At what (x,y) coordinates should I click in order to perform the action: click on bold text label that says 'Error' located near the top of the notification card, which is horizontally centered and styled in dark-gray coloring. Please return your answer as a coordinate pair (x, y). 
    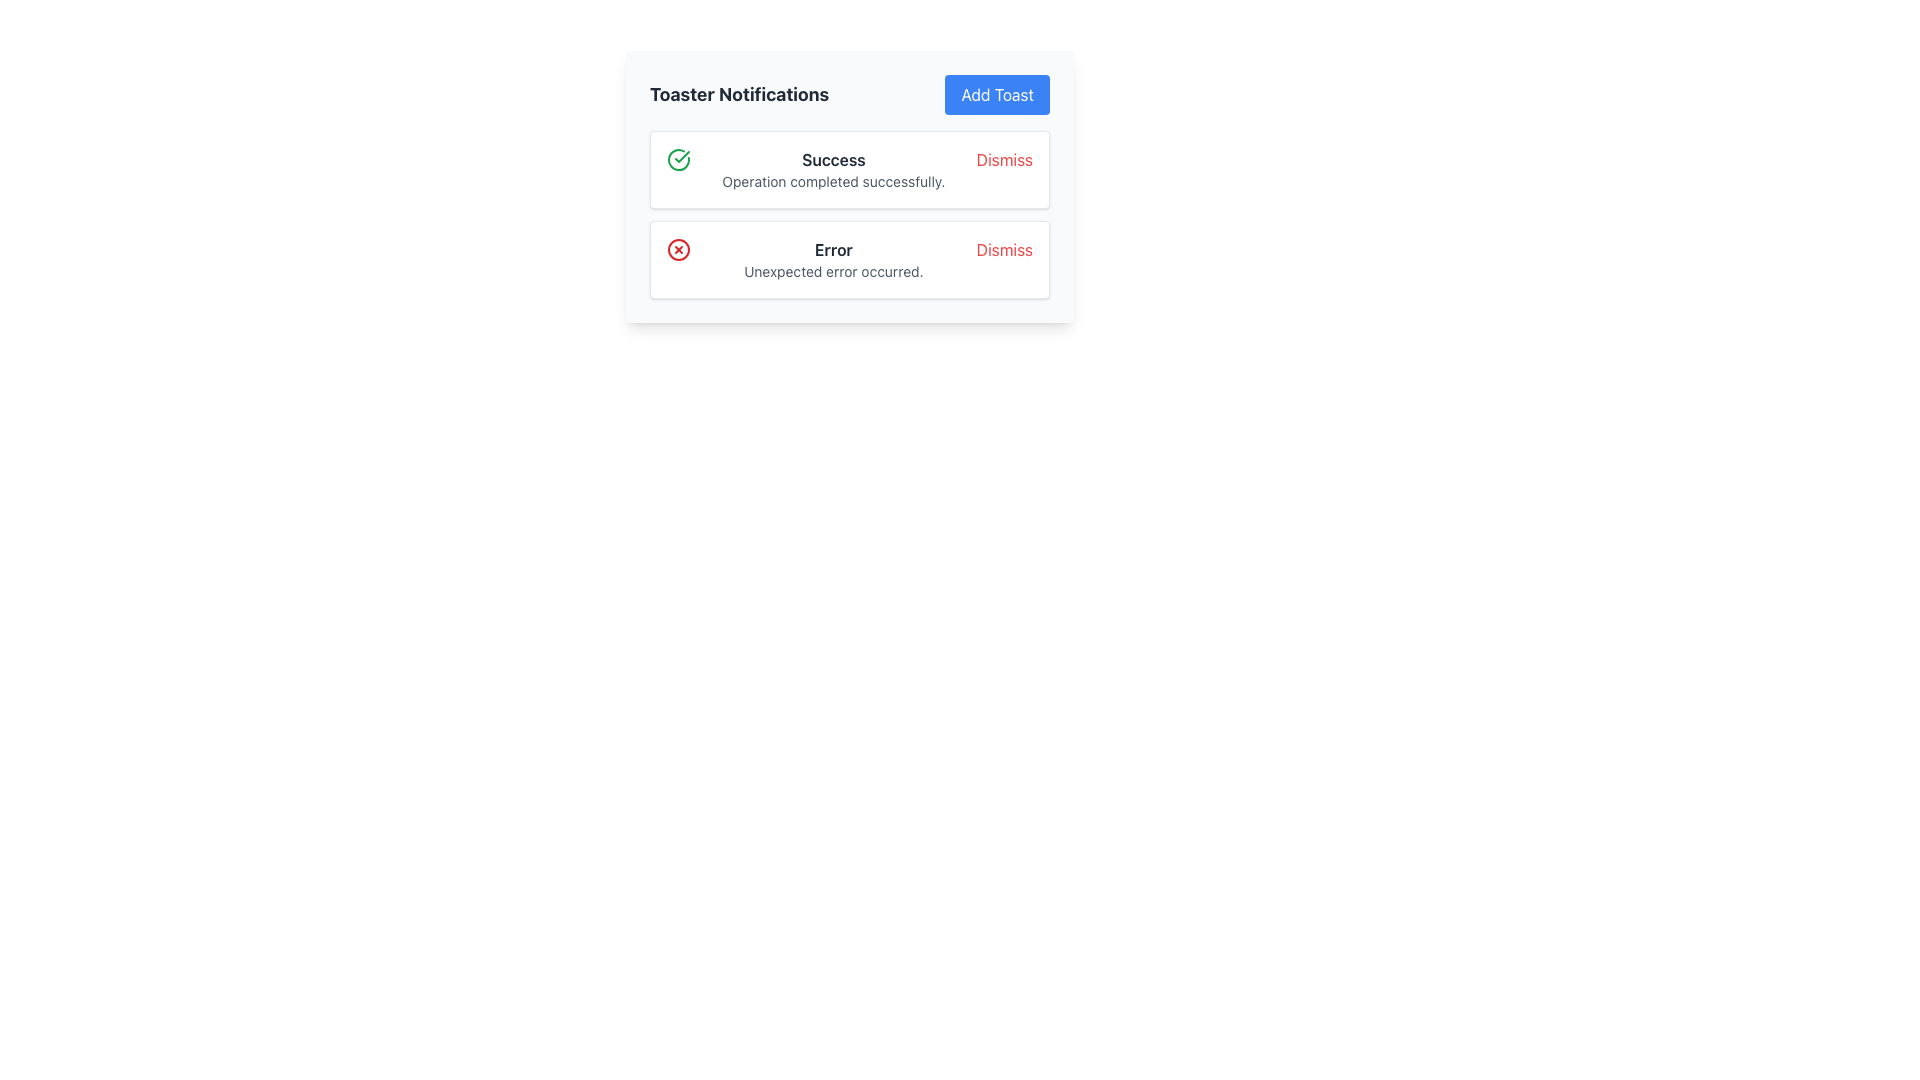
    Looking at the image, I should click on (833, 249).